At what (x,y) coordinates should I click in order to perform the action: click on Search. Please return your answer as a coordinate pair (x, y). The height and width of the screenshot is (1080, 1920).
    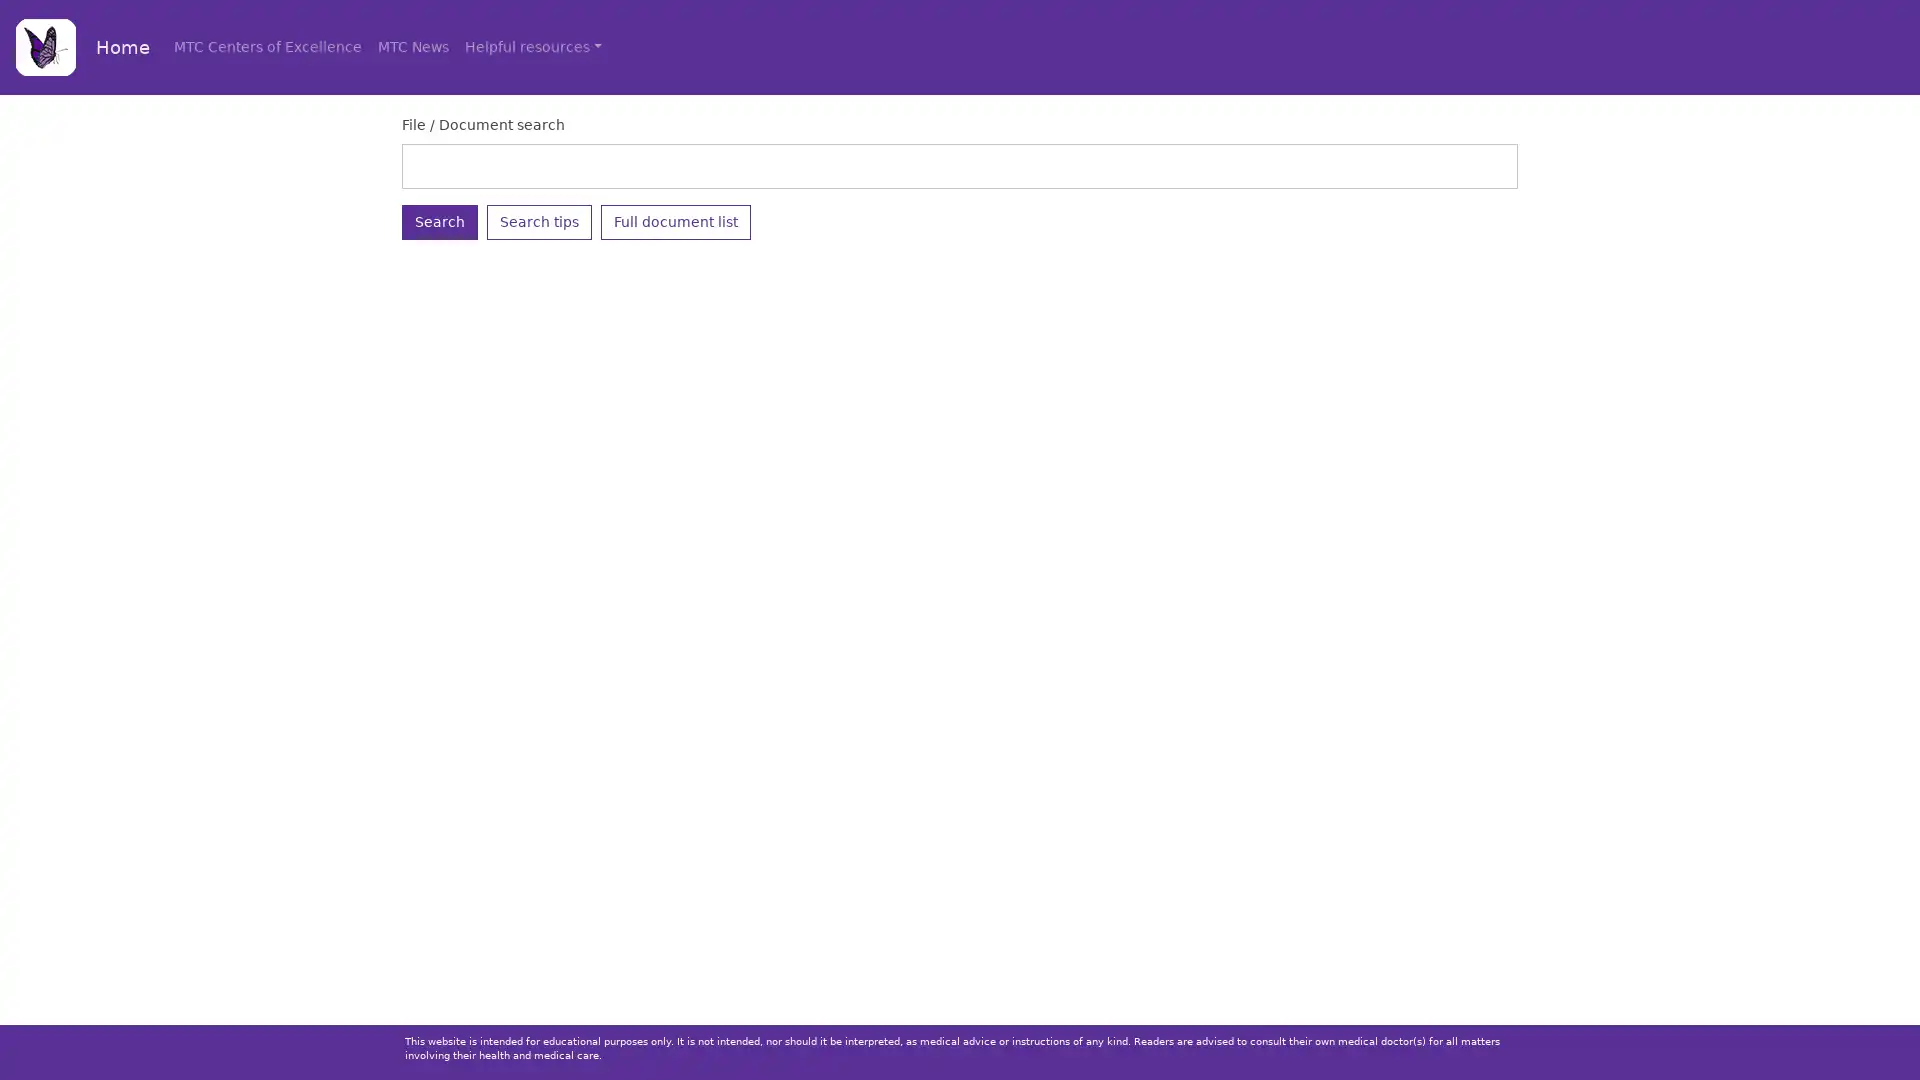
    Looking at the image, I should click on (439, 221).